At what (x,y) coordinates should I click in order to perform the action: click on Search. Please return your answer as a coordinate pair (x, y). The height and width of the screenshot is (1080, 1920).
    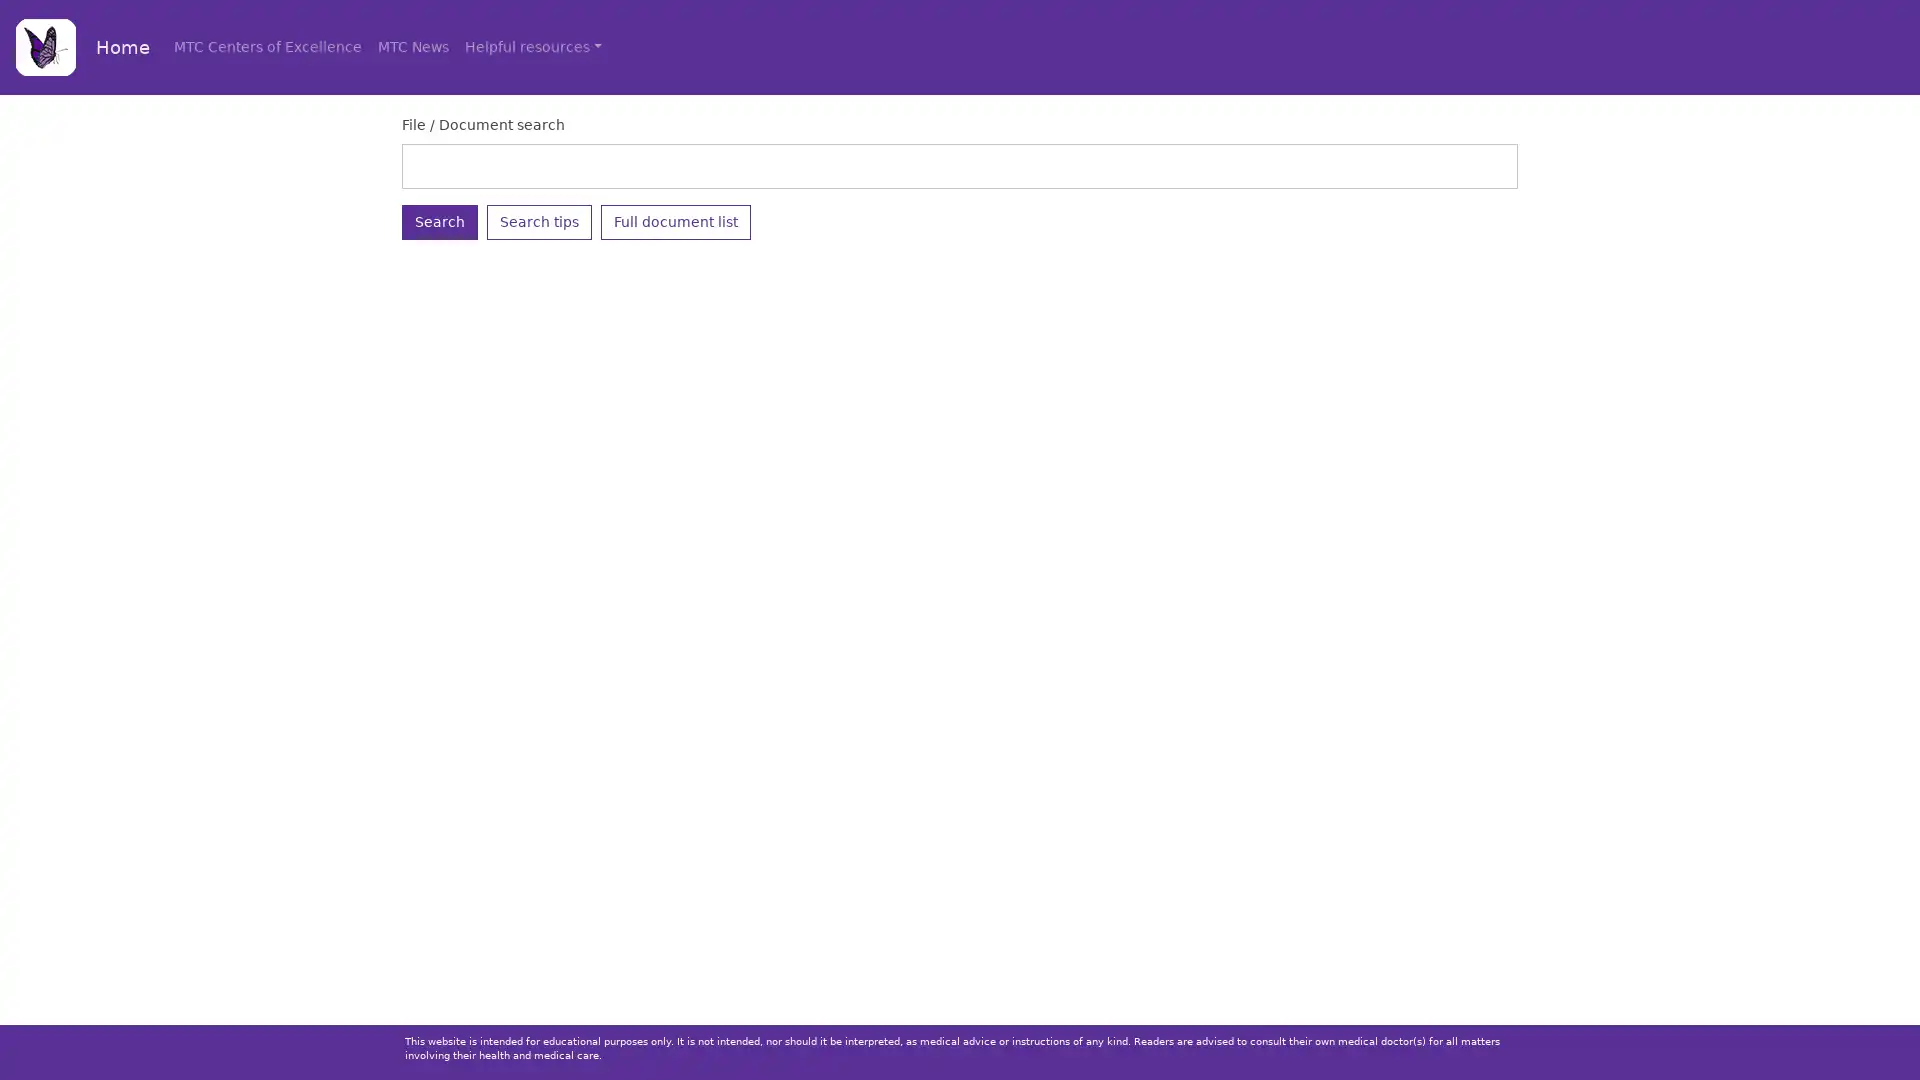
    Looking at the image, I should click on (439, 221).